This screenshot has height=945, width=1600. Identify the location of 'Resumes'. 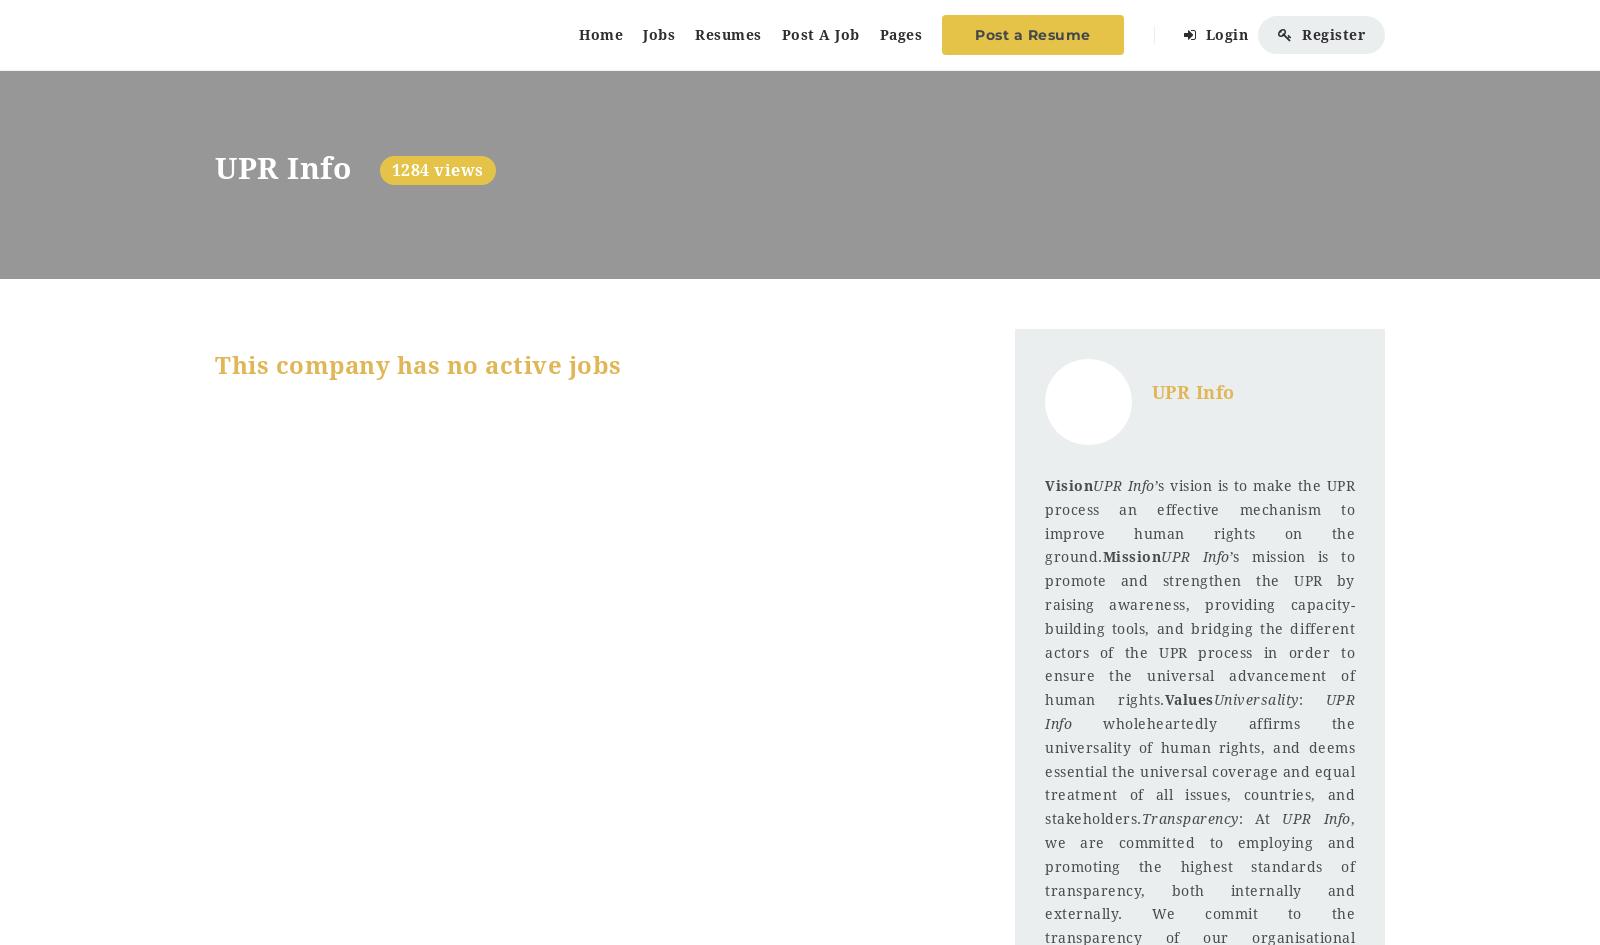
(728, 34).